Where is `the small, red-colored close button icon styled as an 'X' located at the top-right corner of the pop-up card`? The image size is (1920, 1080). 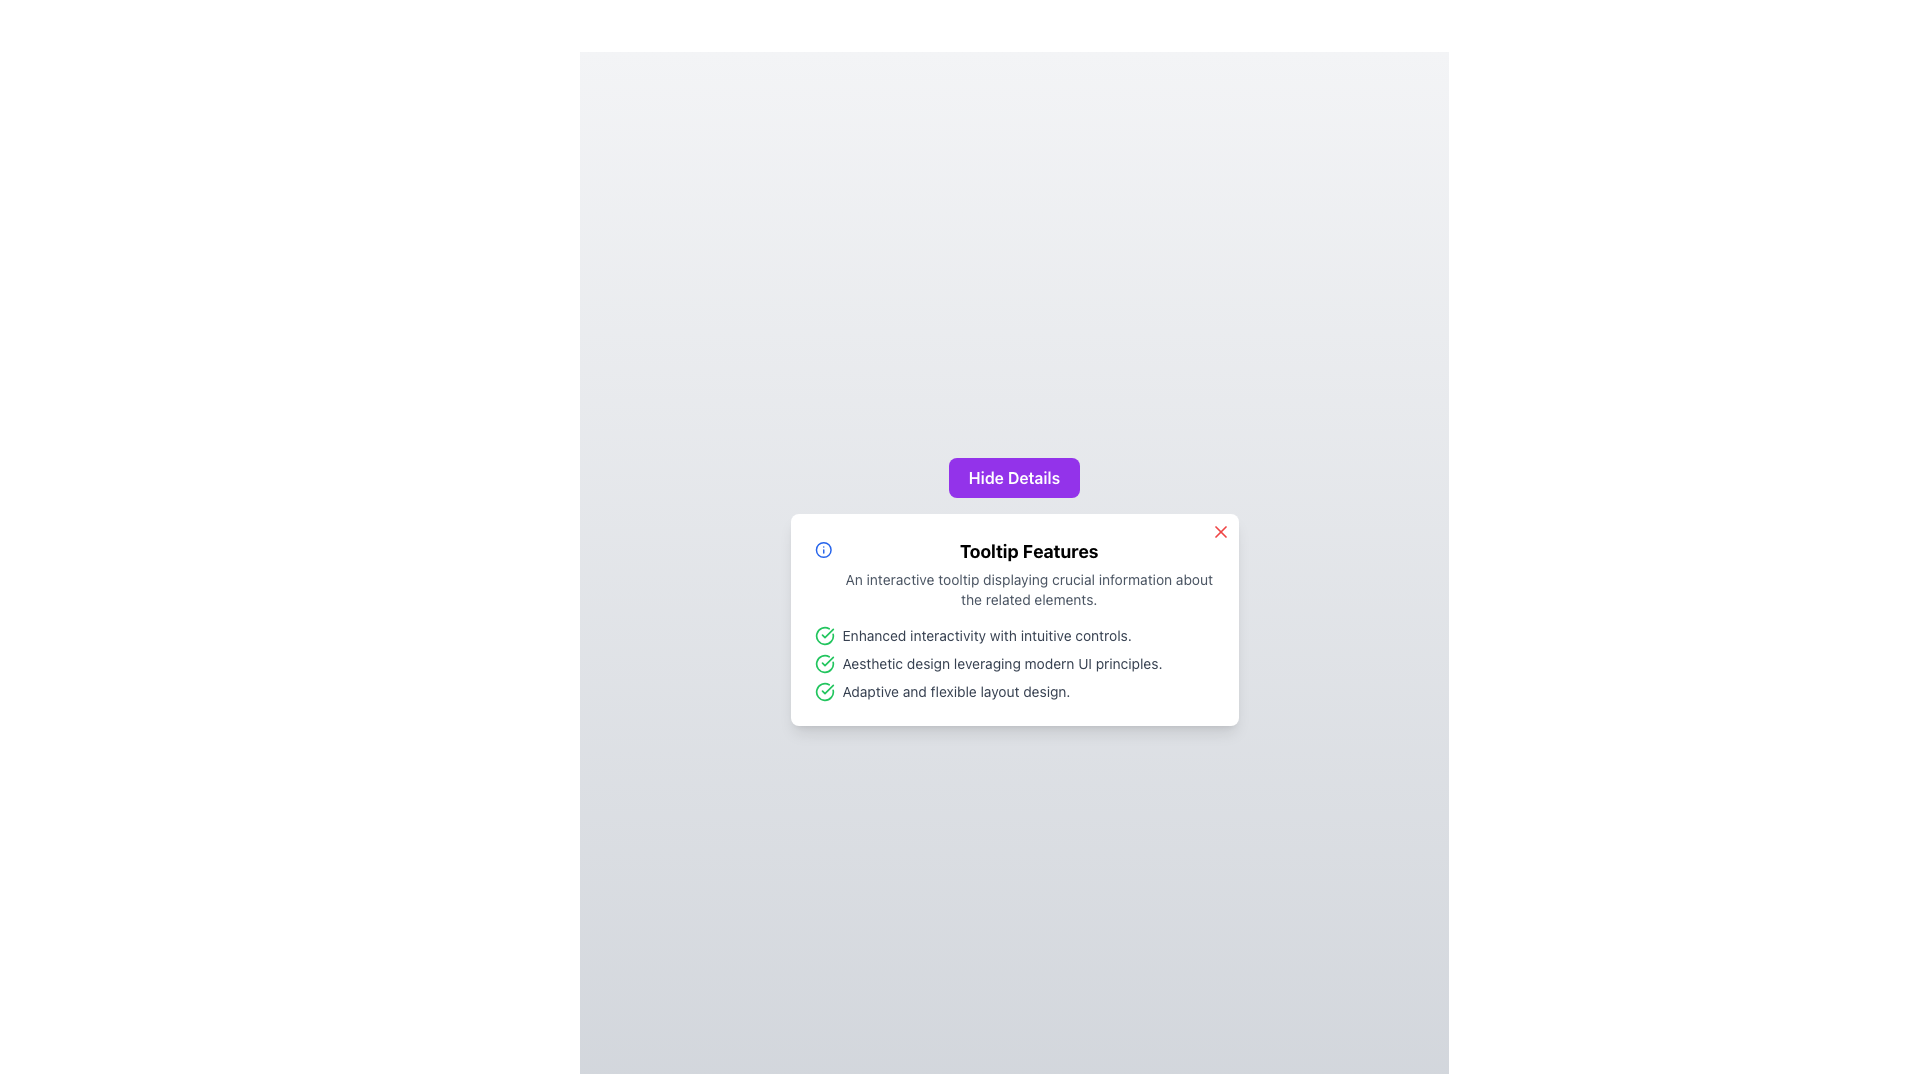 the small, red-colored close button icon styled as an 'X' located at the top-right corner of the pop-up card is located at coordinates (1219, 531).